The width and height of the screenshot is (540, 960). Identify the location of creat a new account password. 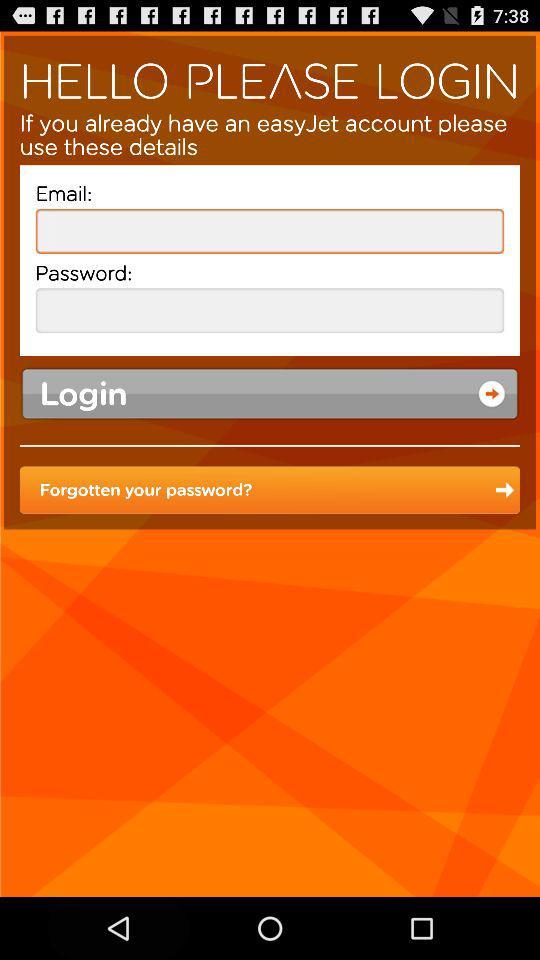
(270, 310).